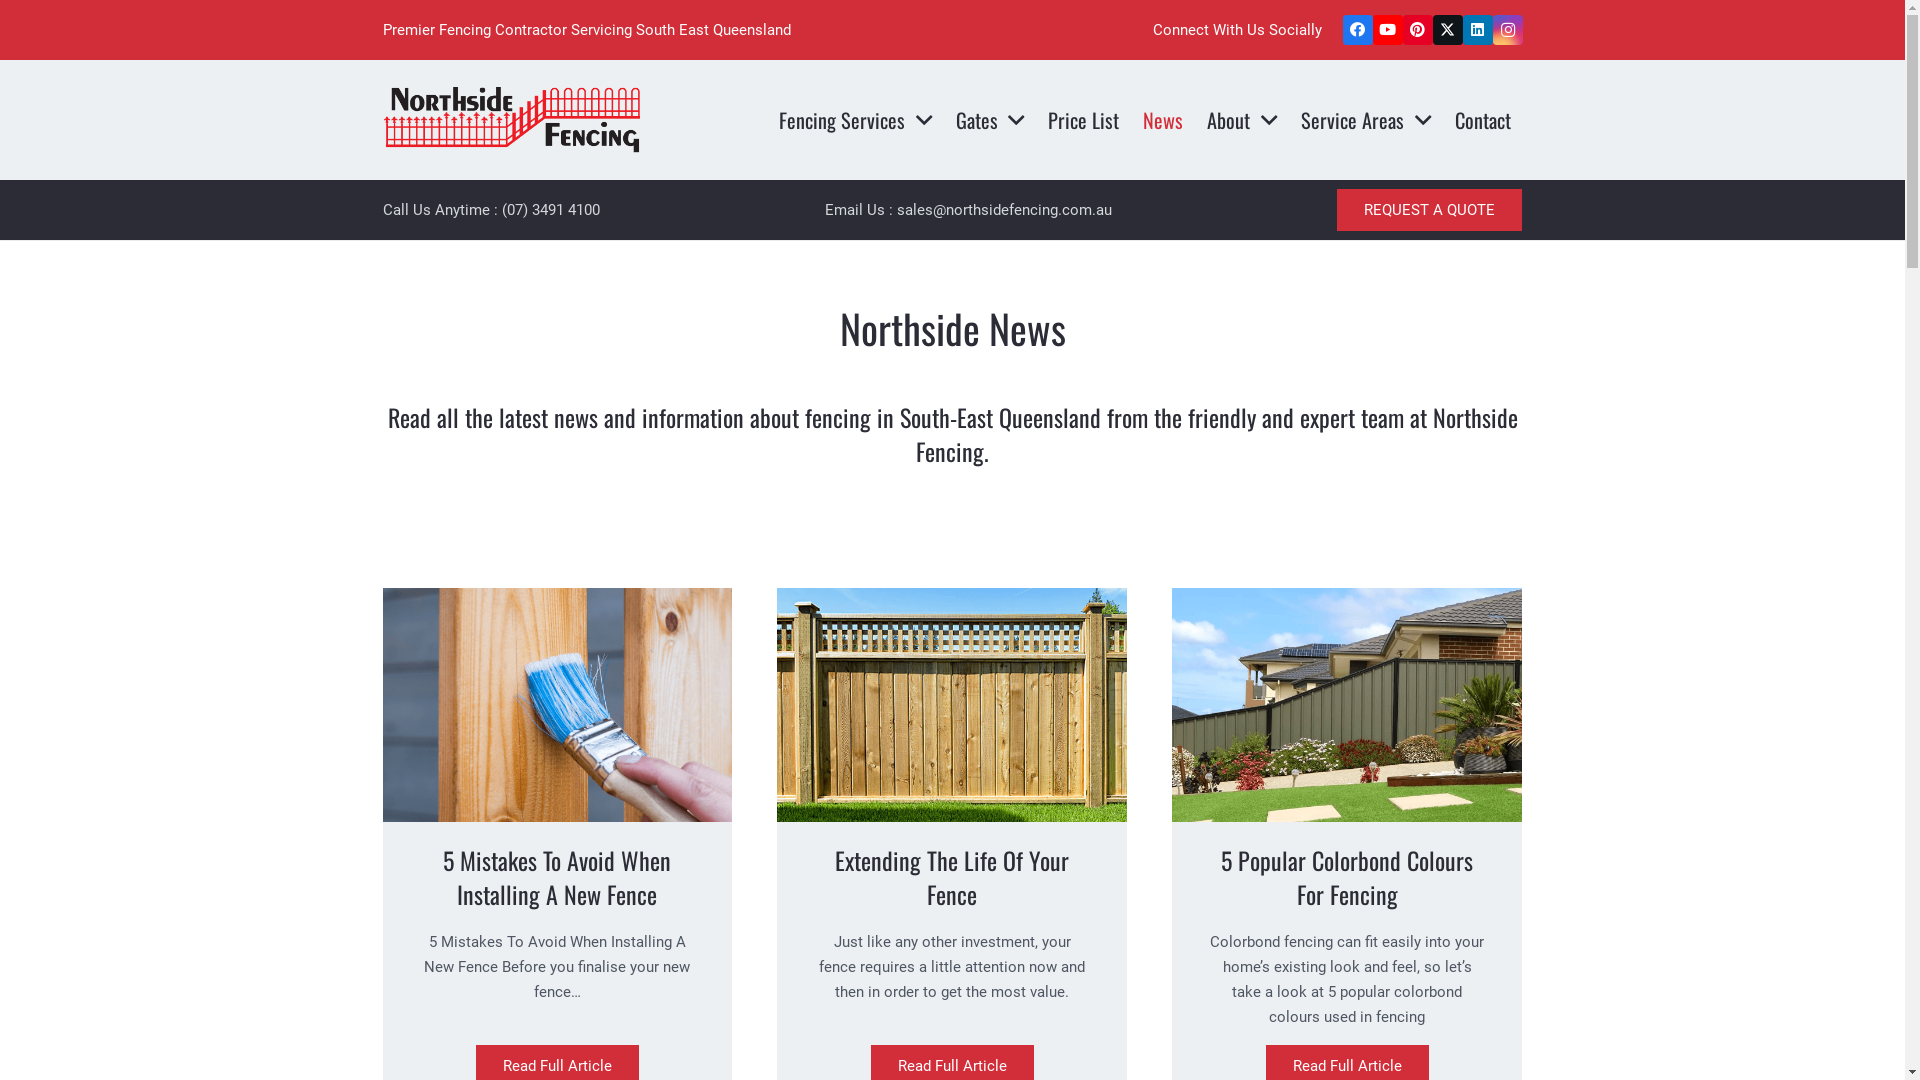 The height and width of the screenshot is (1080, 1920). Describe the element at coordinates (1036, 119) in the screenshot. I see `'Price List'` at that location.